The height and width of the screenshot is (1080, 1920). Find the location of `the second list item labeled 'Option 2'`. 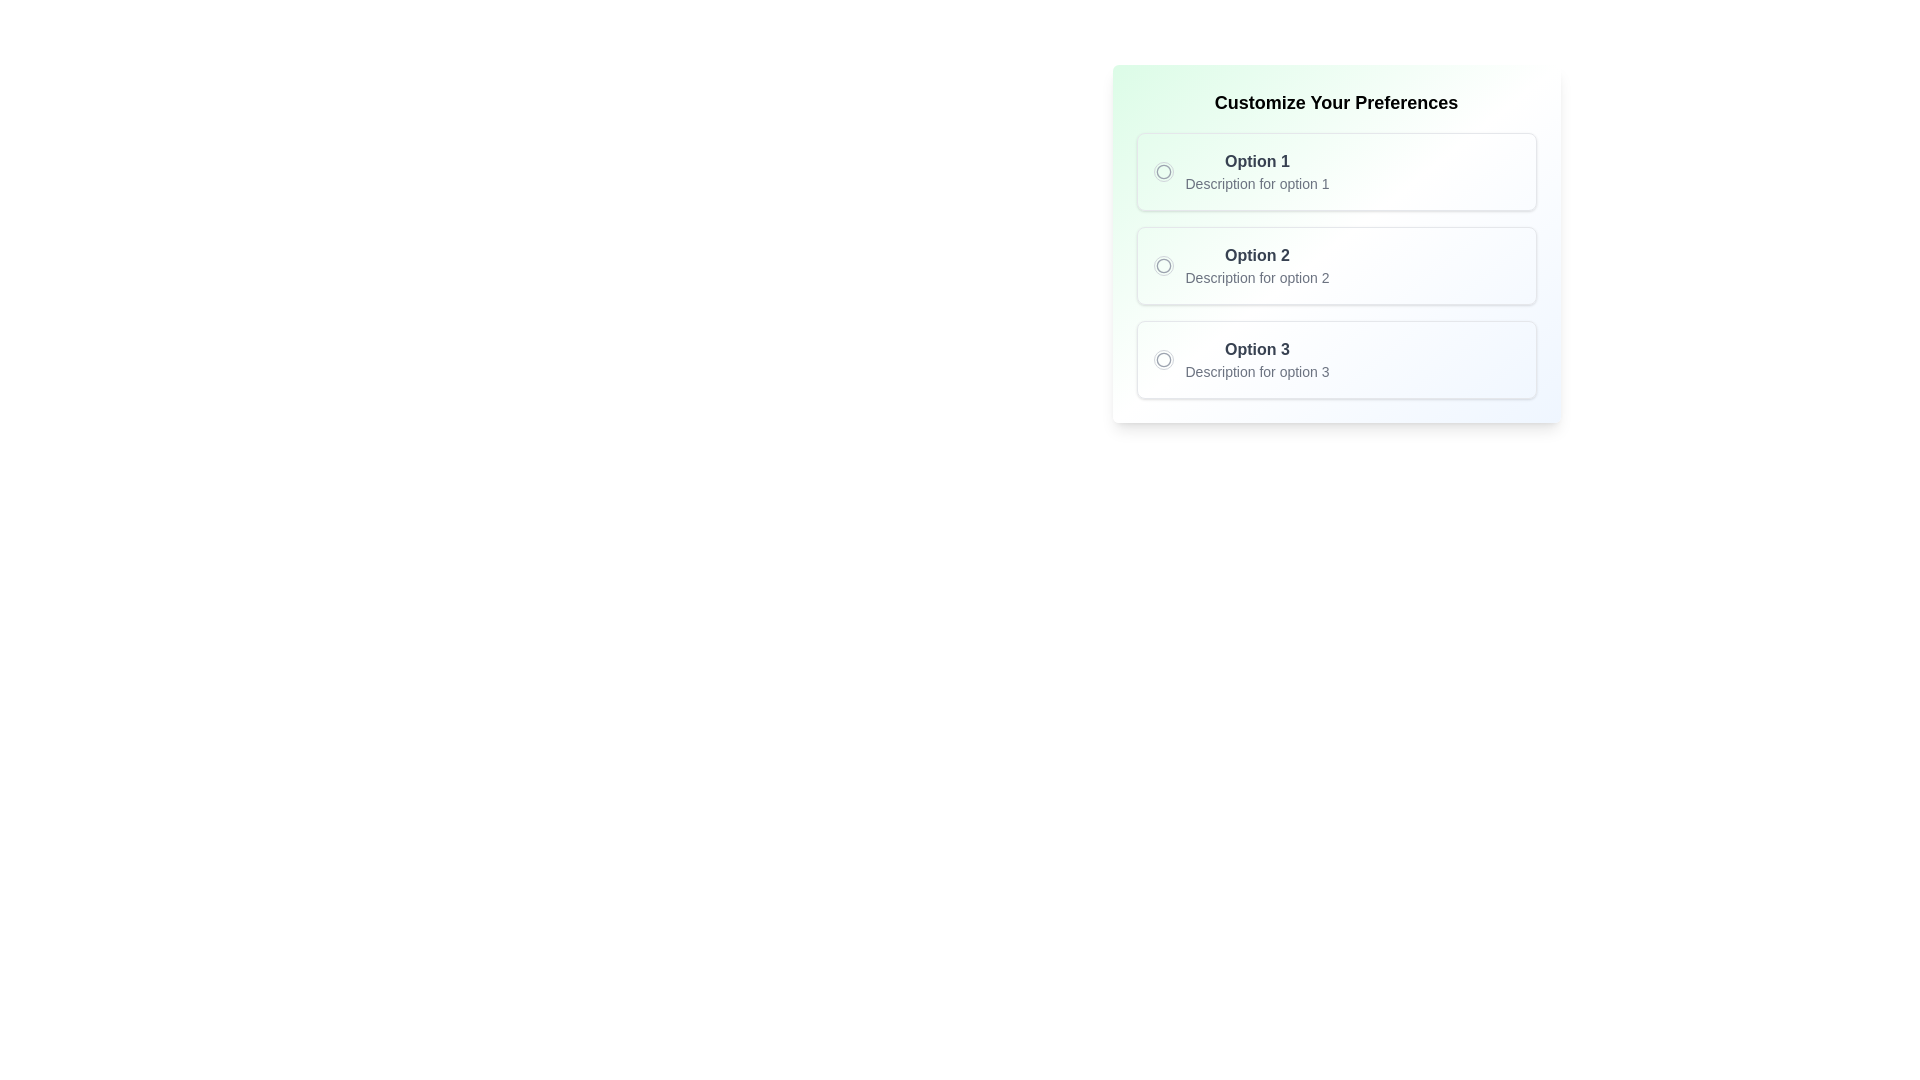

the second list item labeled 'Option 2' is located at coordinates (1336, 242).